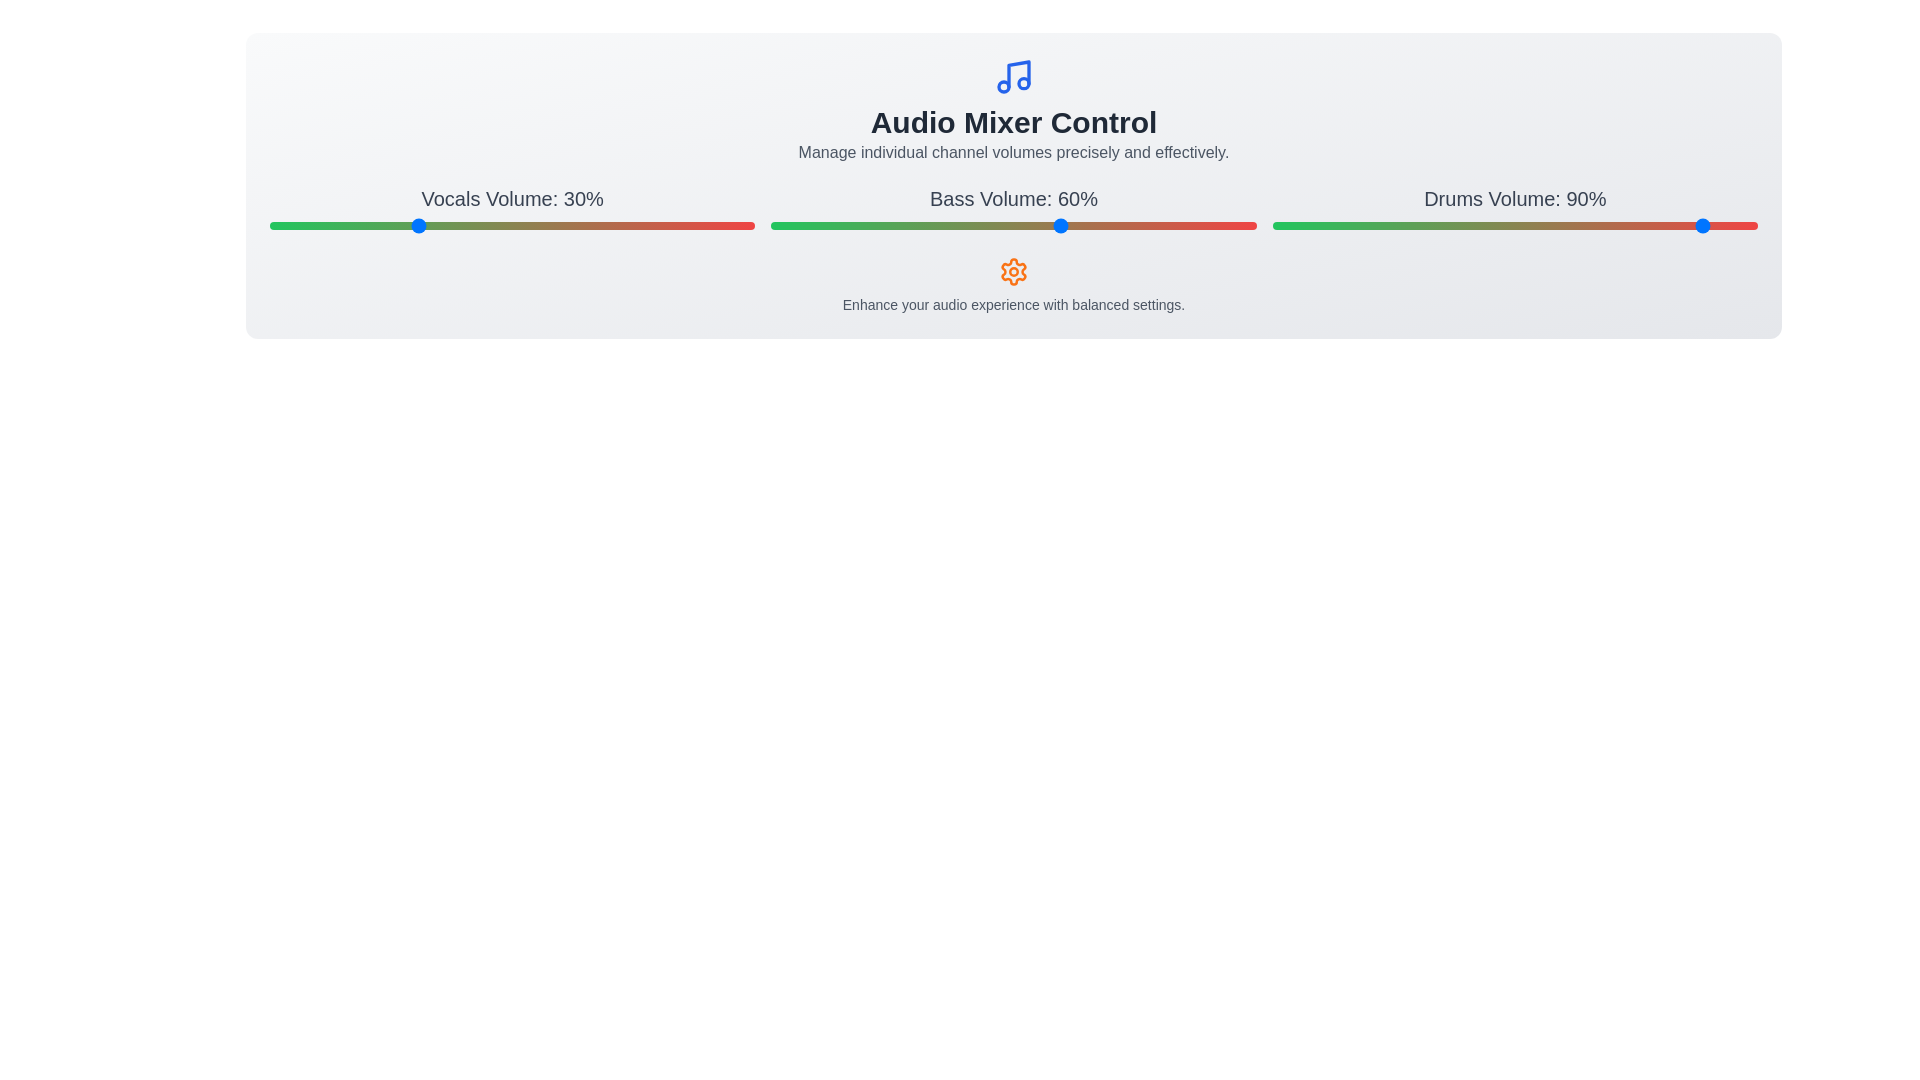 The width and height of the screenshot is (1920, 1080). I want to click on the music icon to interact with it, so click(1013, 76).